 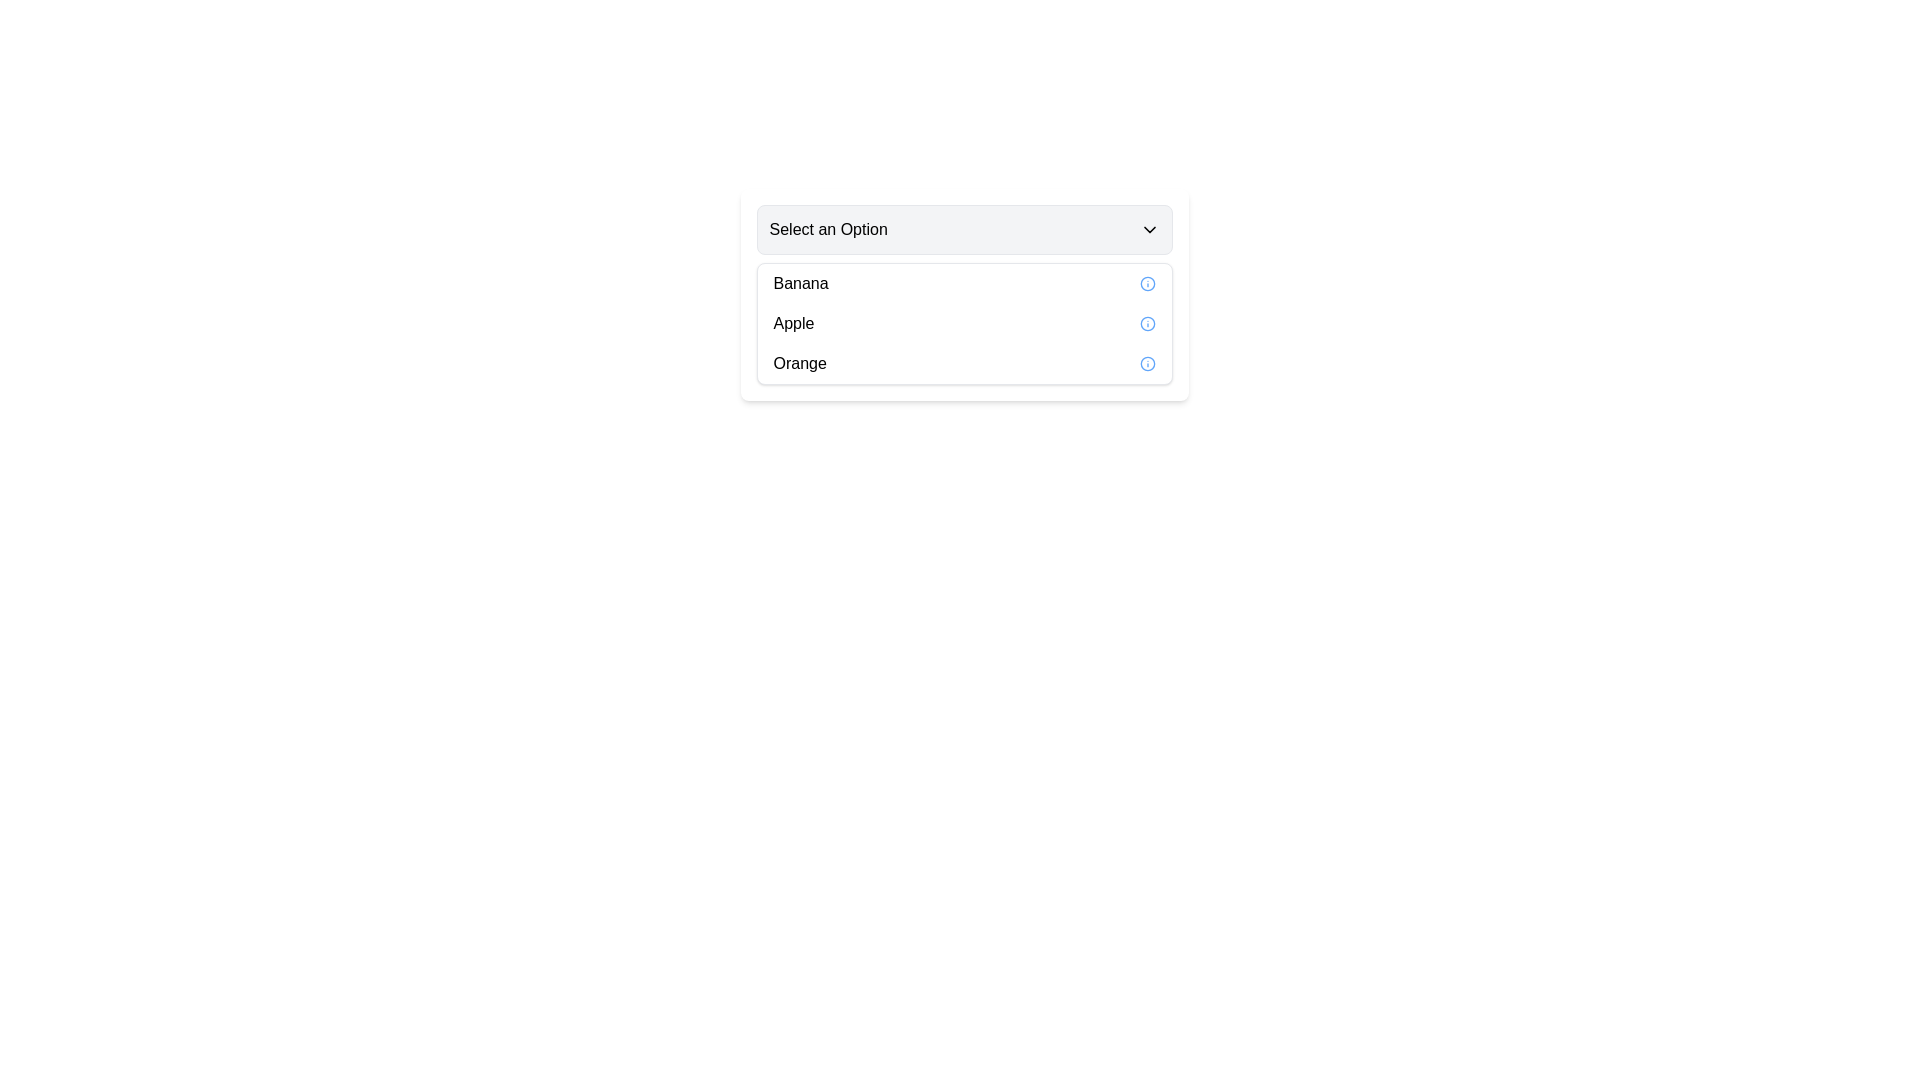 I want to click on the Circular SVG icon with a border located to the right of the 'Banana' text in the dropdown menu to potentially trigger more information, so click(x=1147, y=284).